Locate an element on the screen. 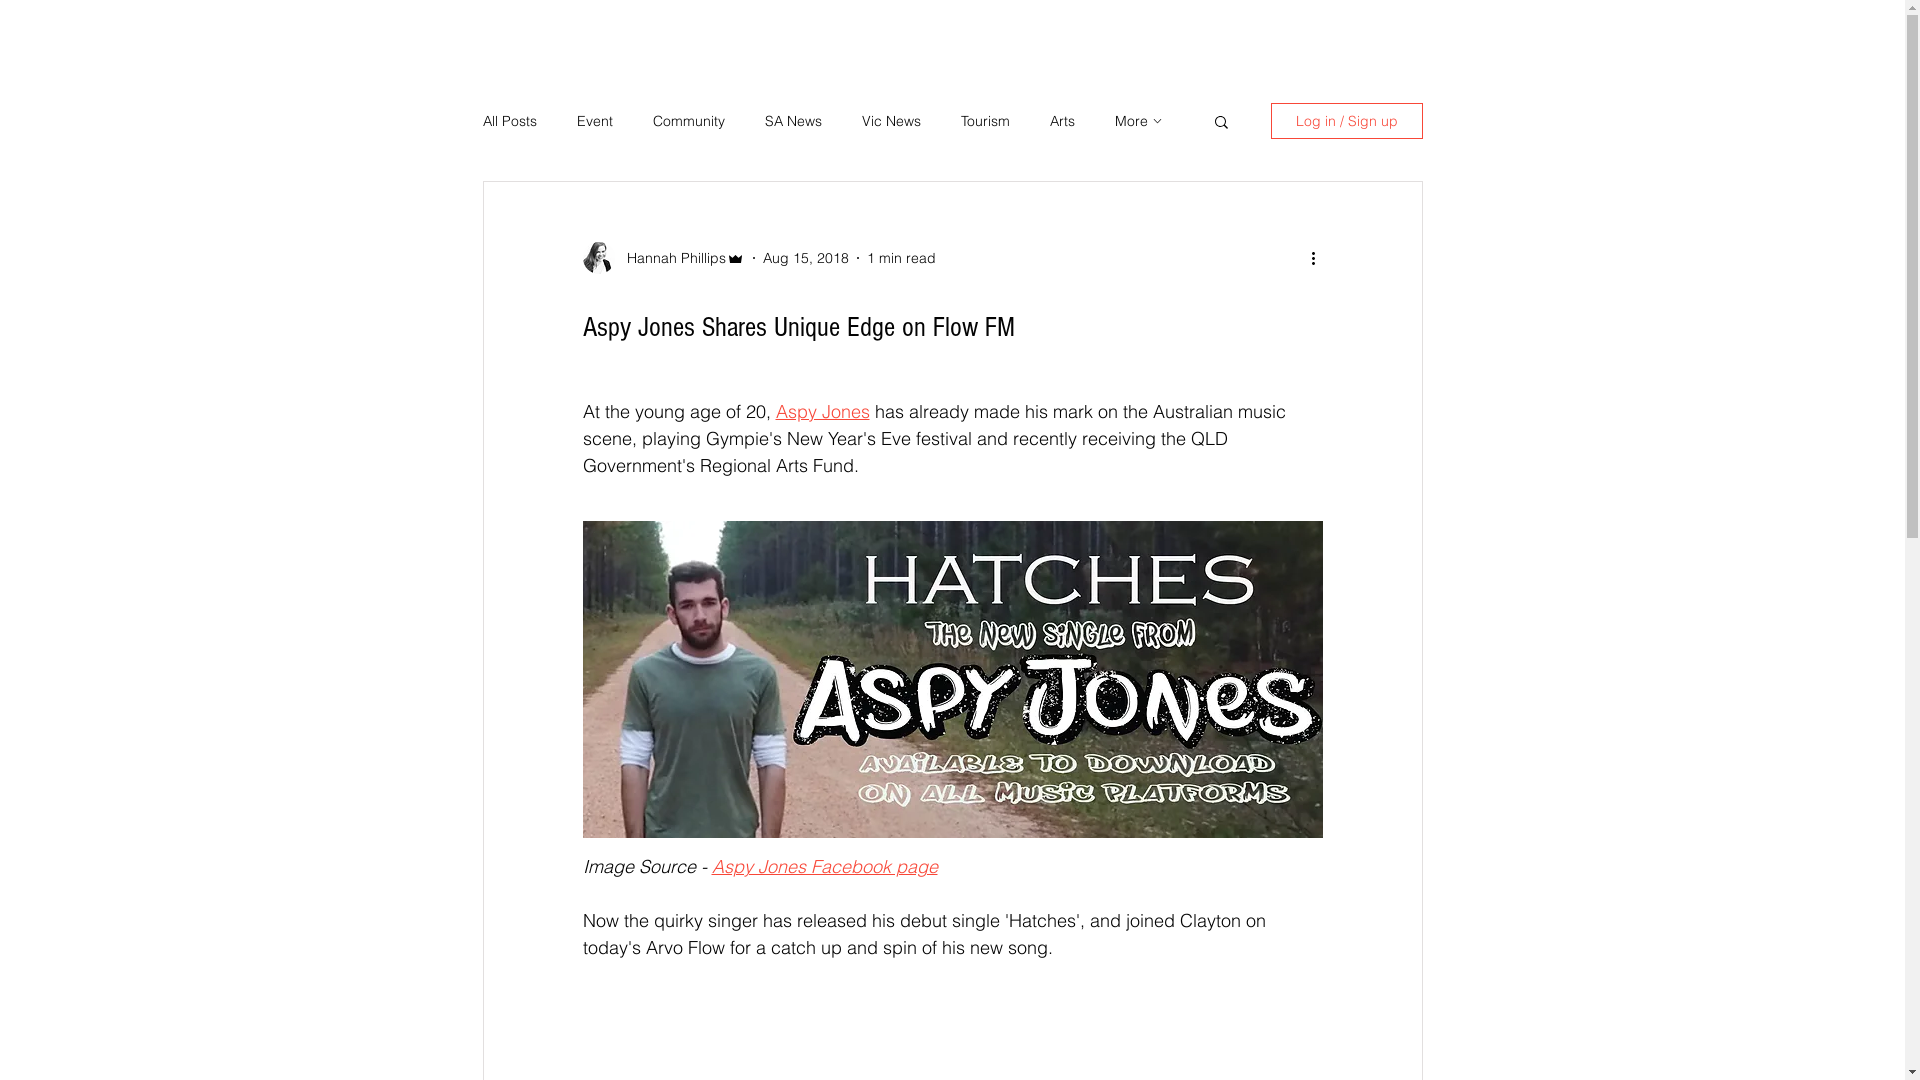 Image resolution: width=1920 pixels, height=1080 pixels. 'Event' is located at coordinates (593, 120).